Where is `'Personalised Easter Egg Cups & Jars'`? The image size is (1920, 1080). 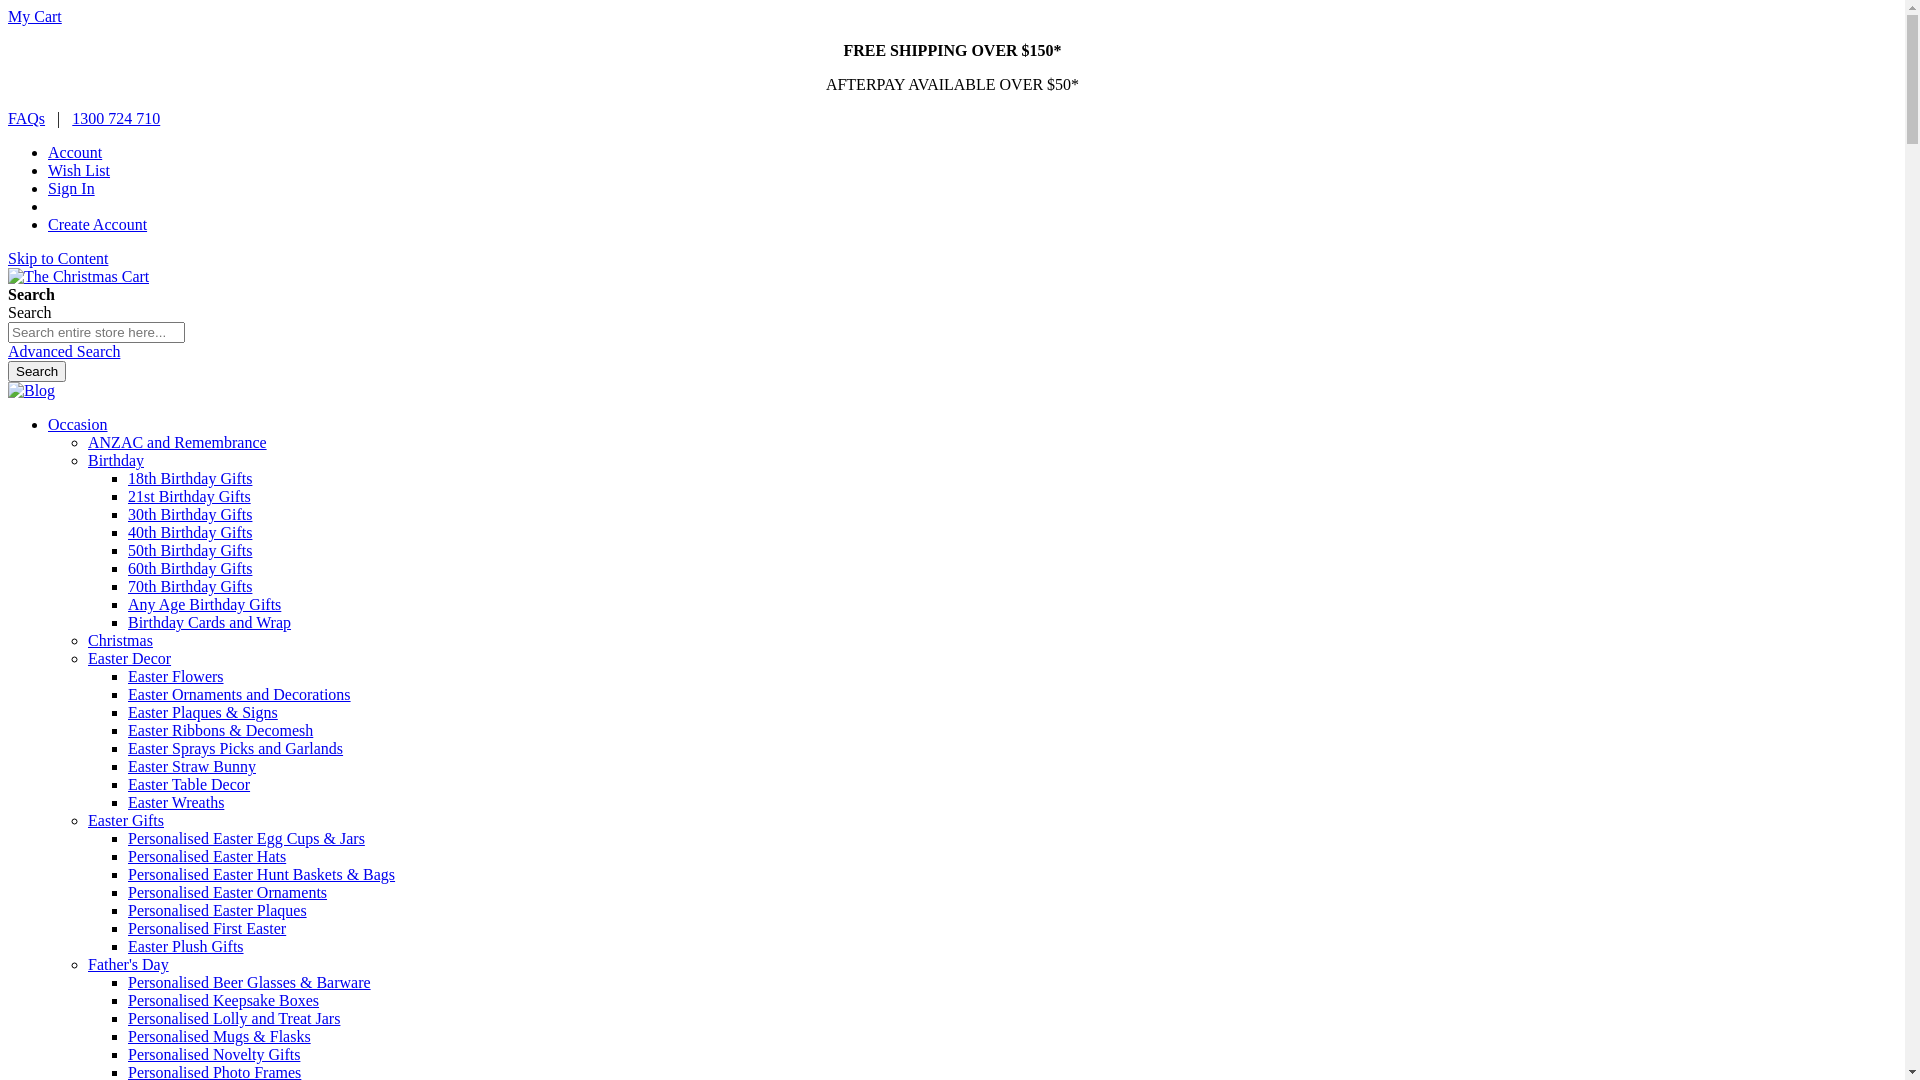
'Personalised Easter Egg Cups & Jars' is located at coordinates (245, 838).